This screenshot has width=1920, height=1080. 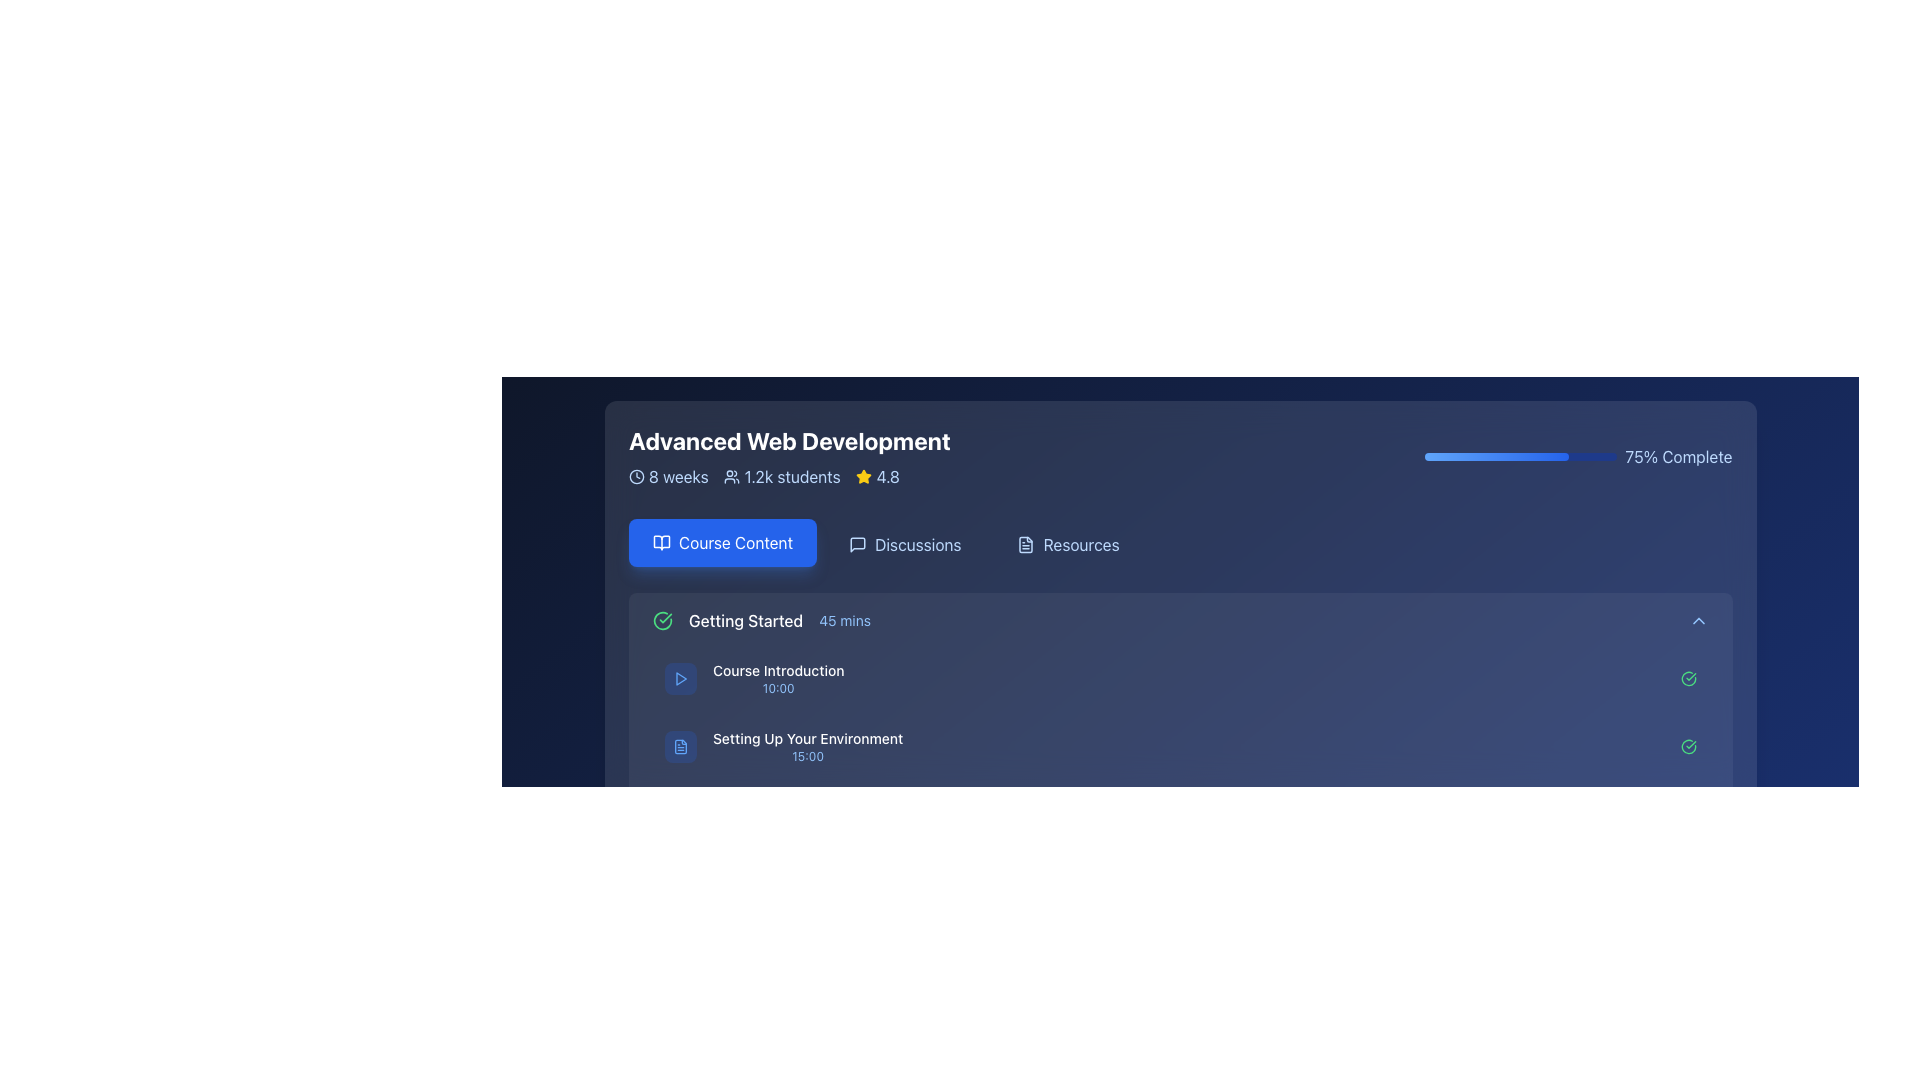 What do you see at coordinates (721, 543) in the screenshot?
I see `the 'Course Content' button` at bounding box center [721, 543].